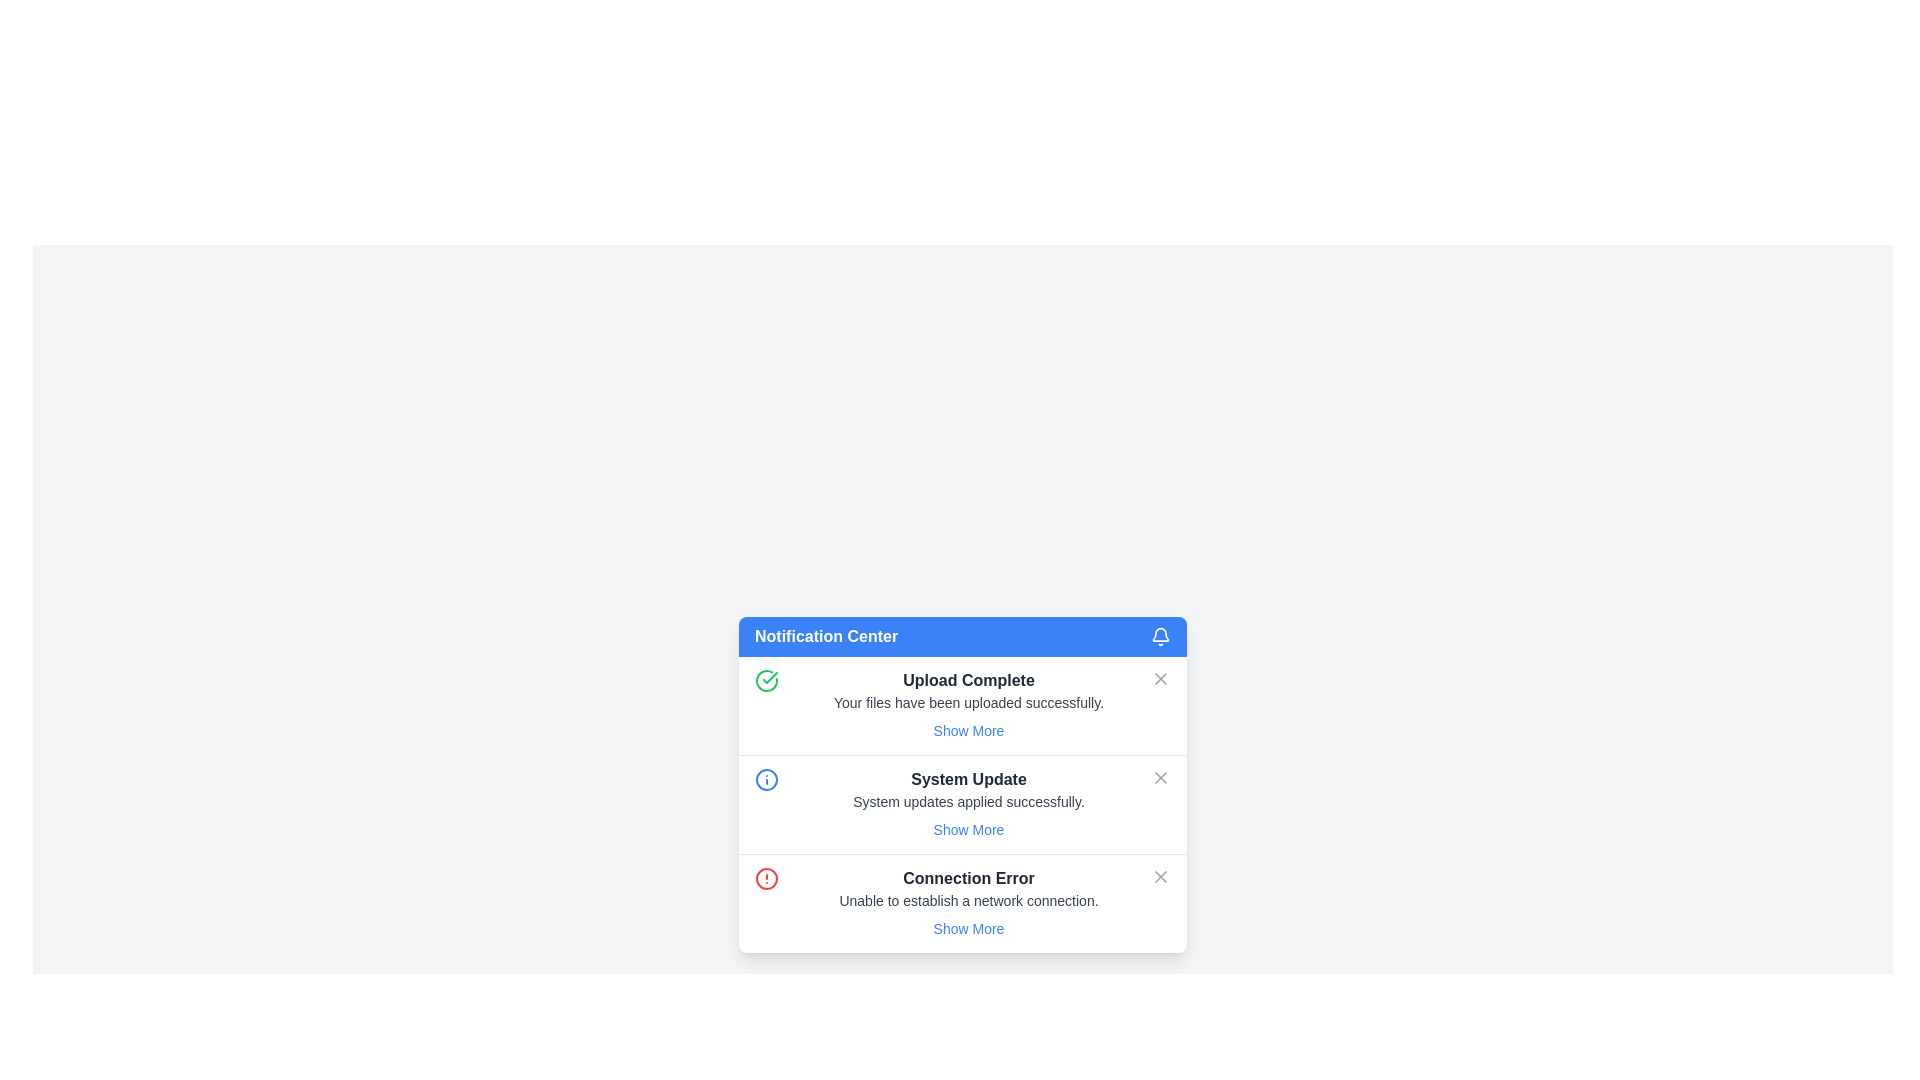 The width and height of the screenshot is (1920, 1080). Describe the element at coordinates (1161, 677) in the screenshot. I see `the close button located at the top right corner of the 'Upload Complete' notification box` at that location.